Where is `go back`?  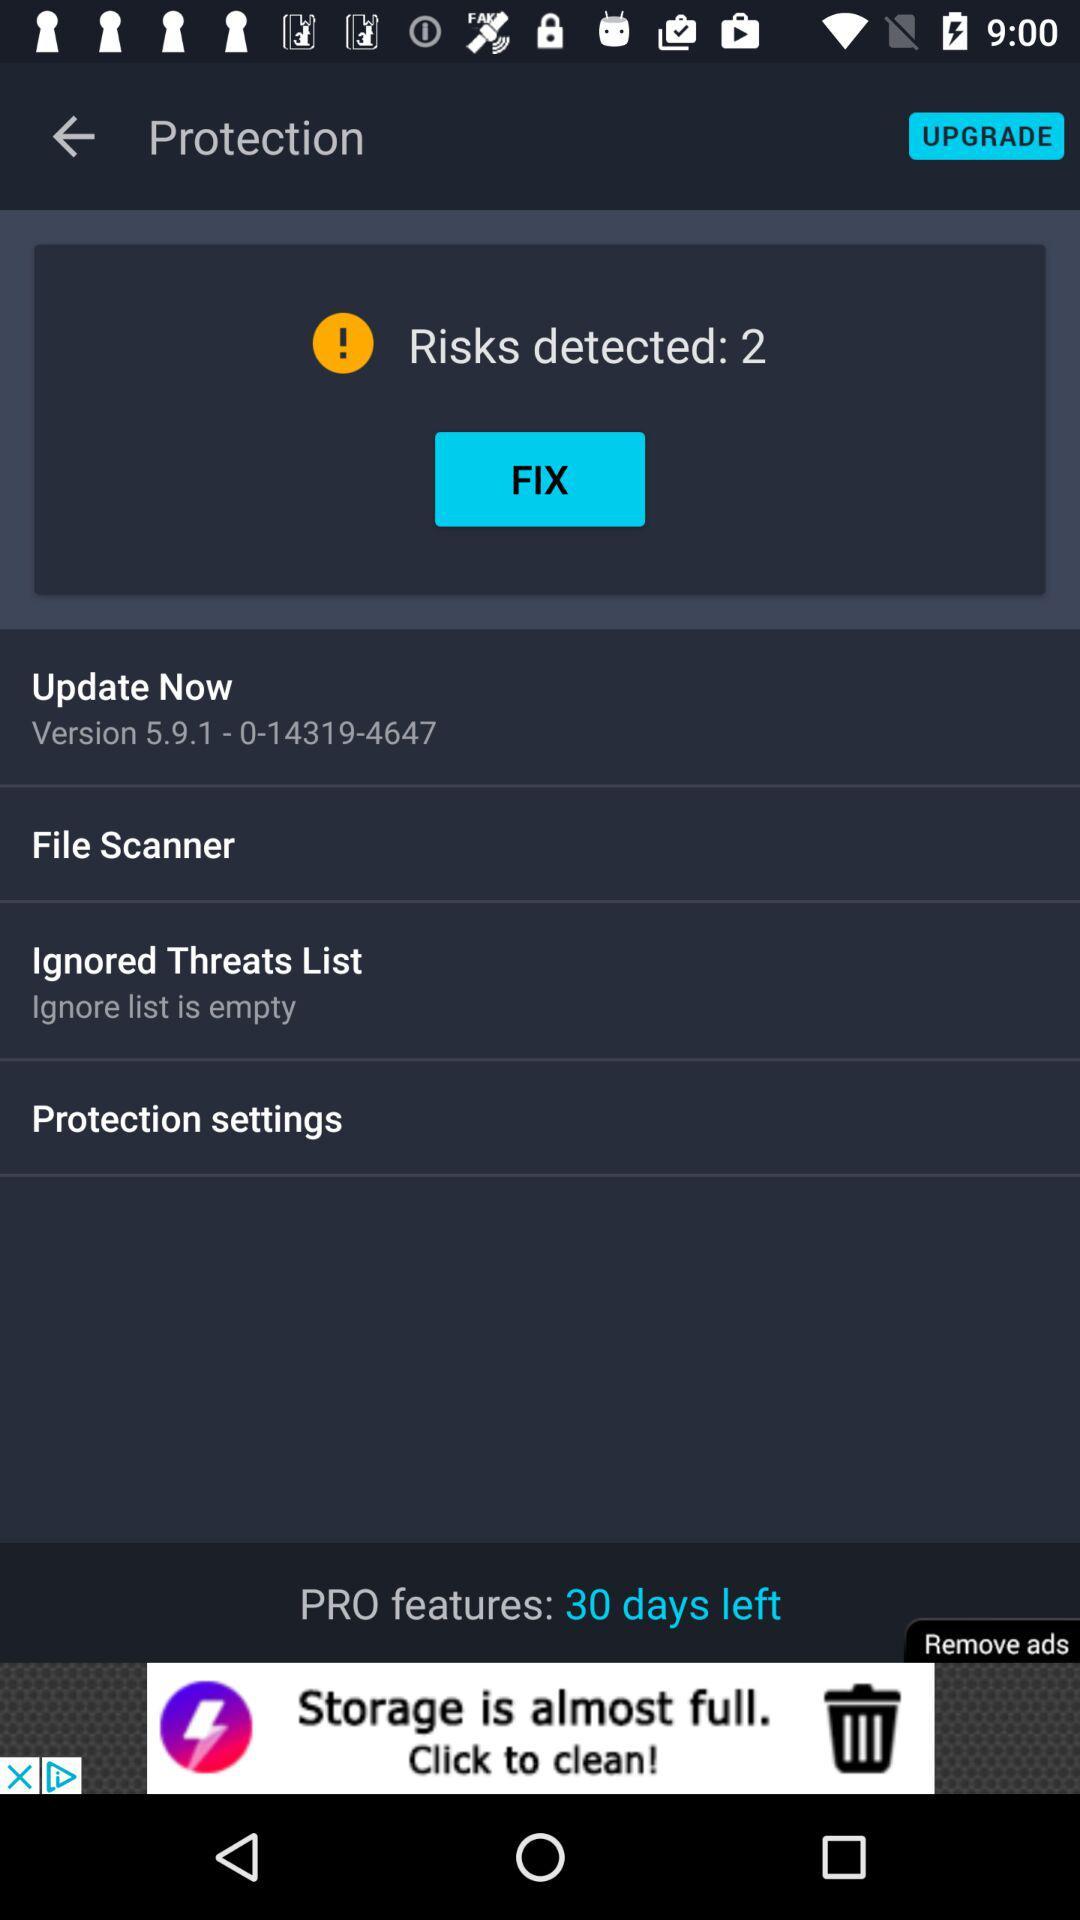
go back is located at coordinates (72, 135).